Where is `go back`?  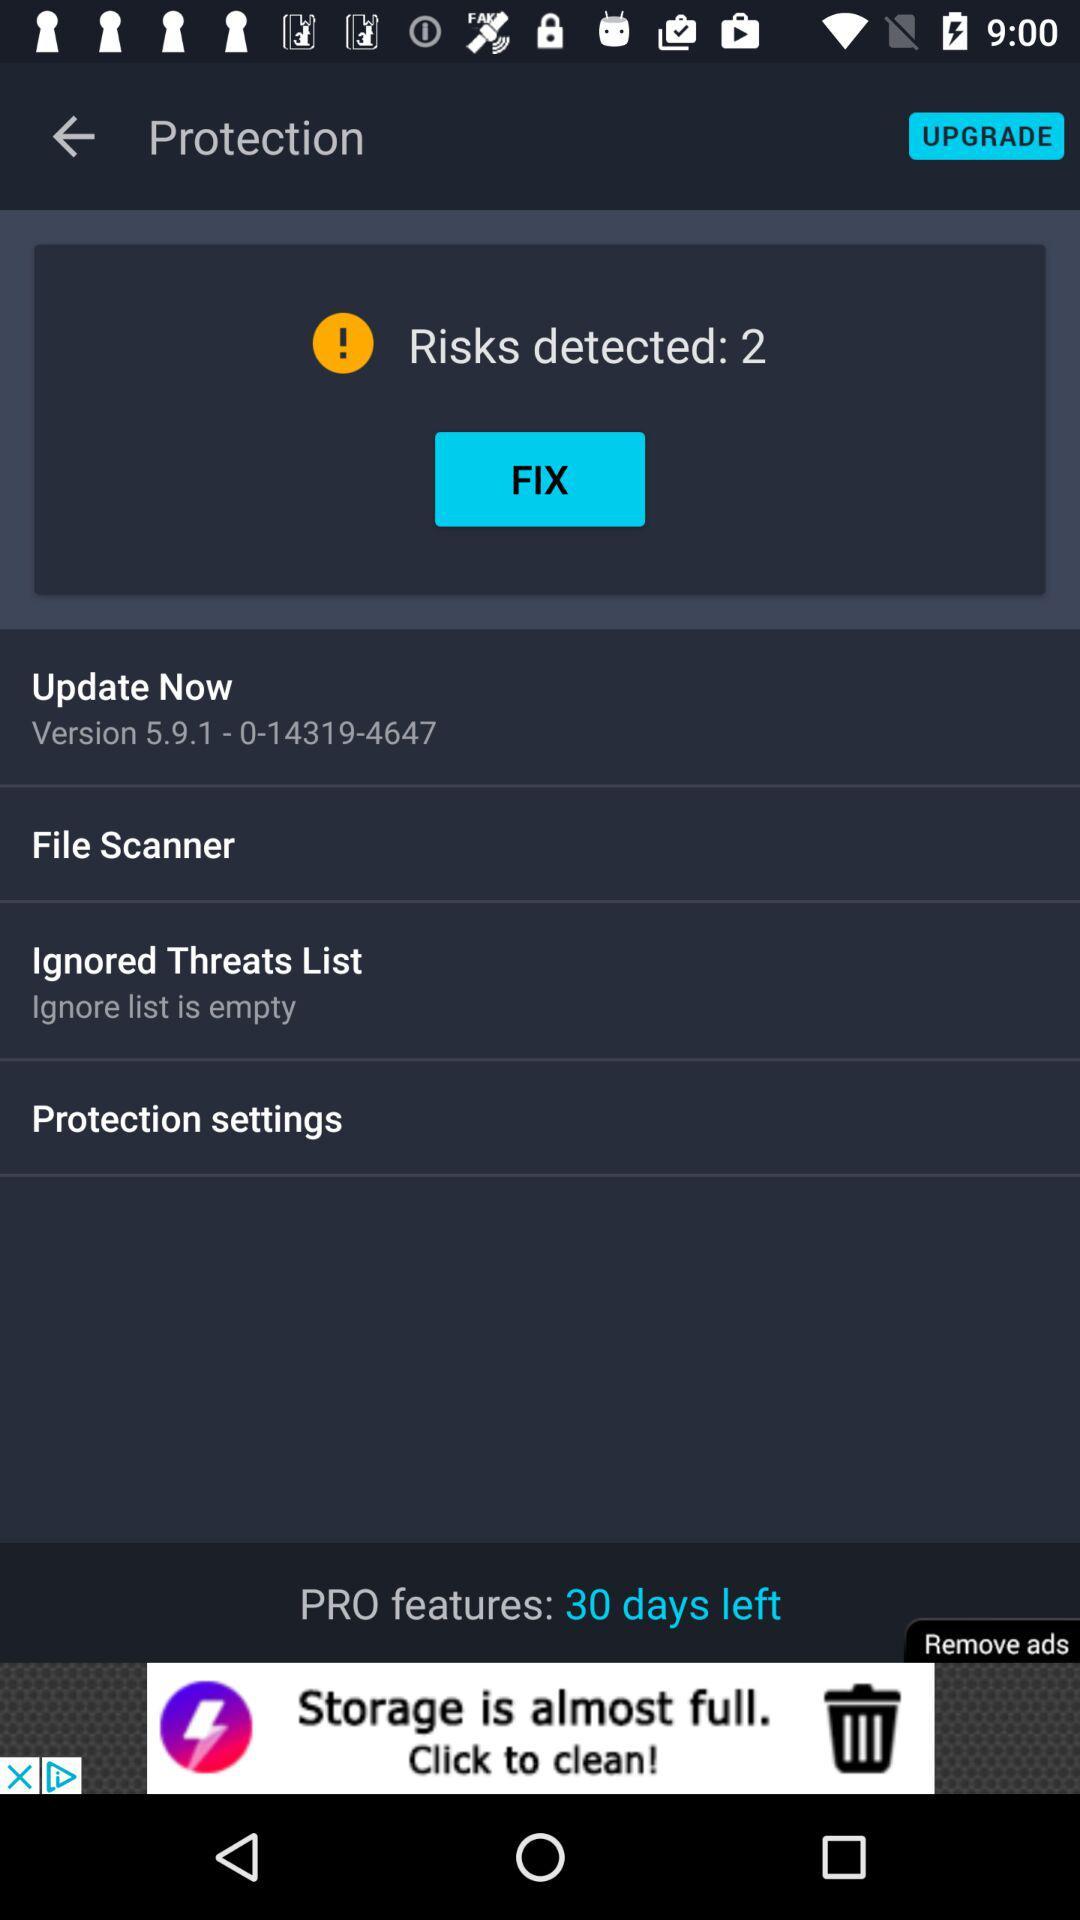
go back is located at coordinates (72, 135).